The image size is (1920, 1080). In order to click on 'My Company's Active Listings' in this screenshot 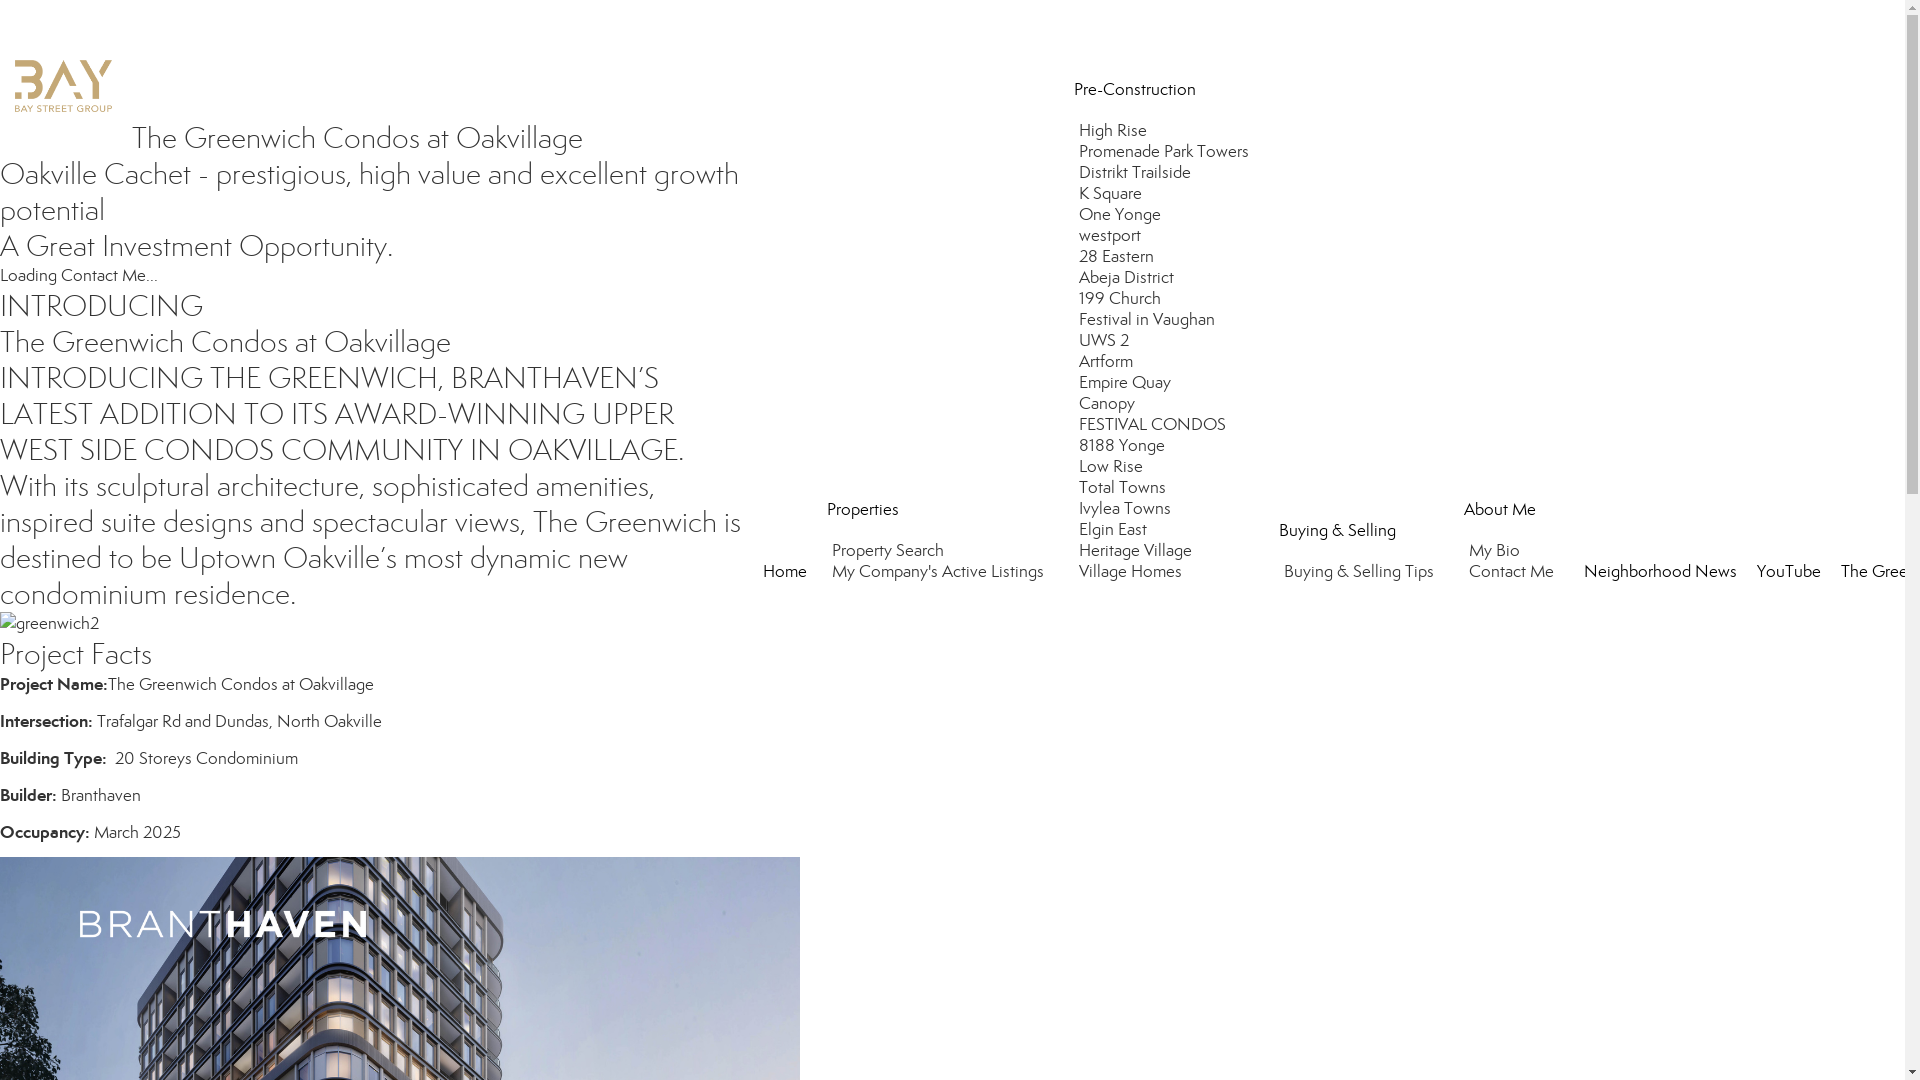, I will do `click(939, 571)`.